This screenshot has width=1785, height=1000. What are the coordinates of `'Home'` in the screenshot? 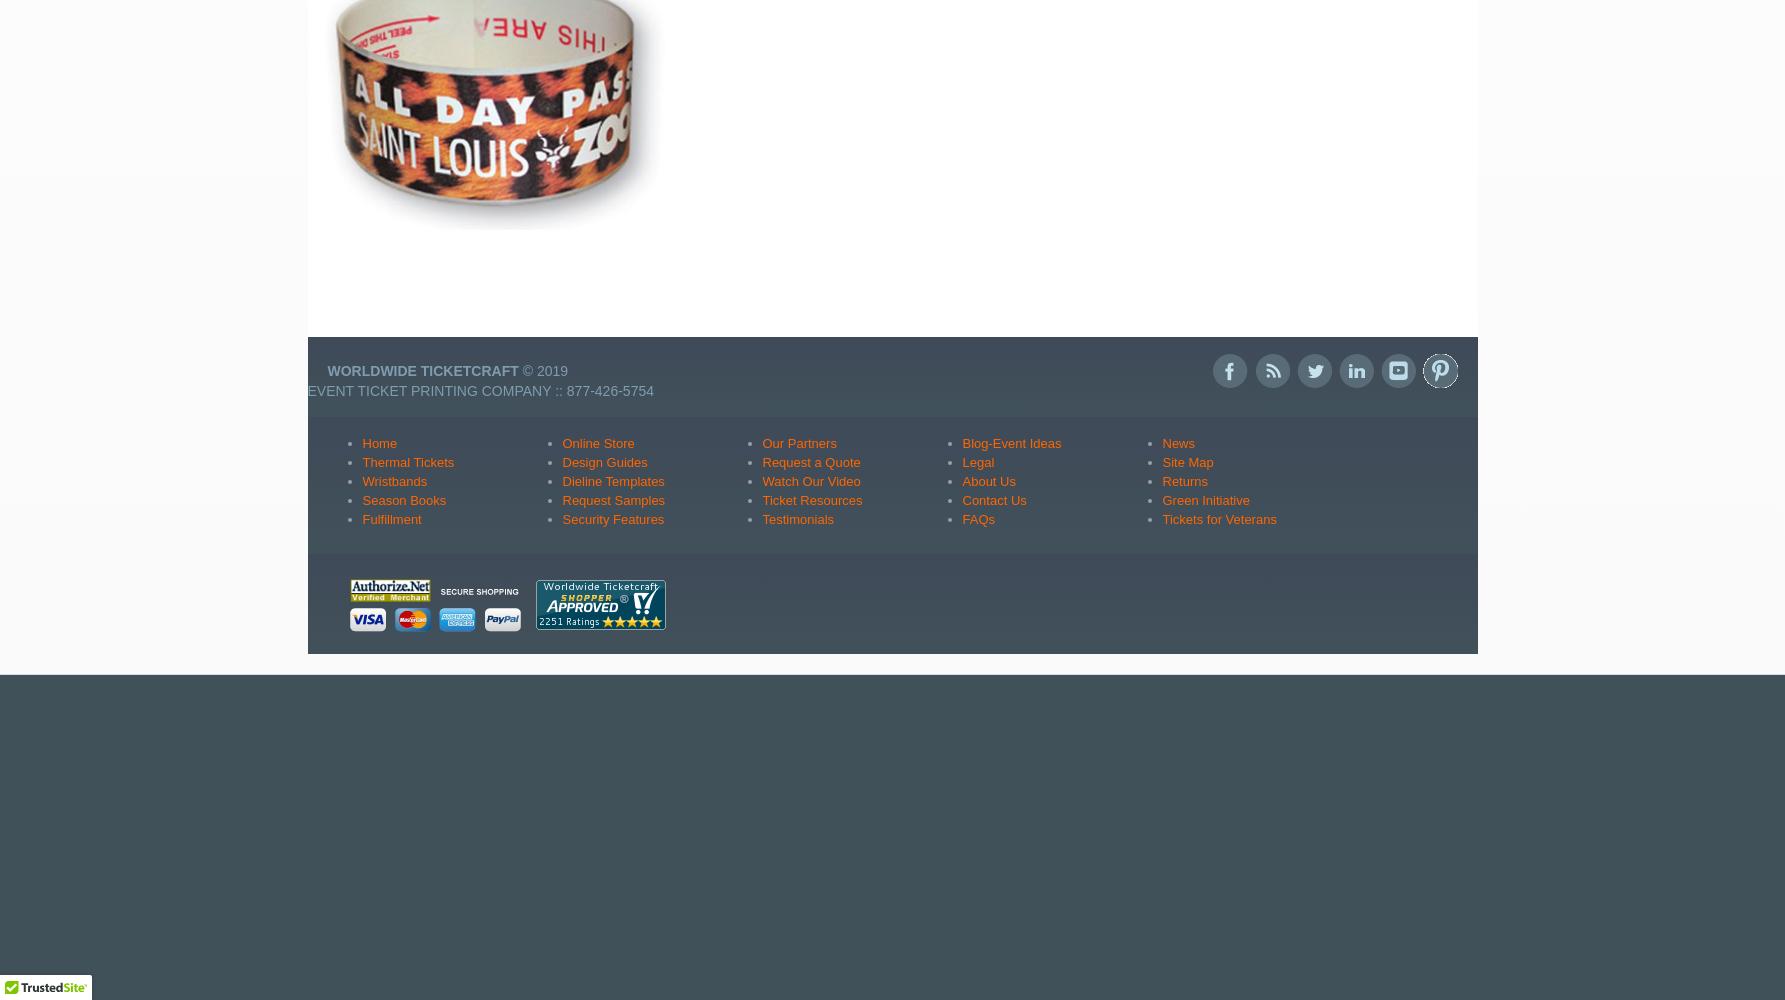 It's located at (379, 441).